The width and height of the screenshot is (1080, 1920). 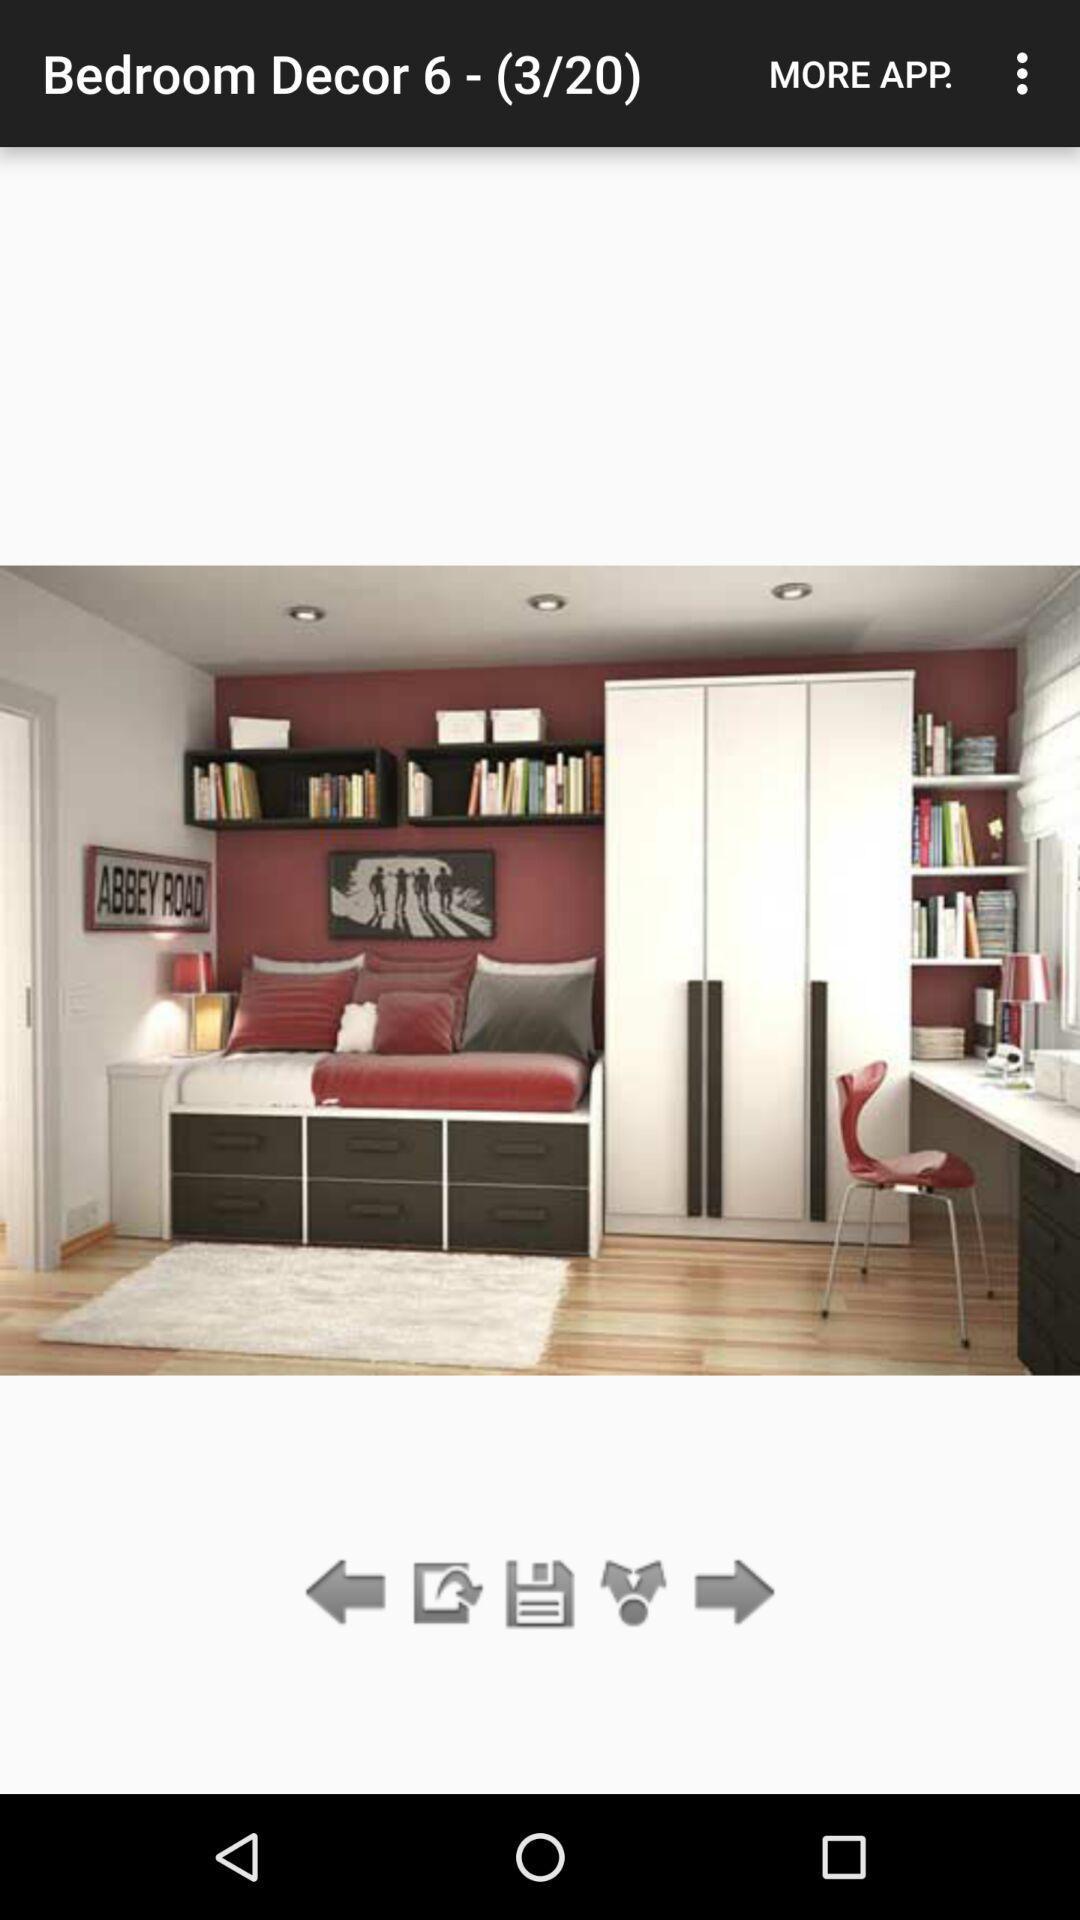 I want to click on the item to the right of the more app. item, so click(x=1027, y=73).